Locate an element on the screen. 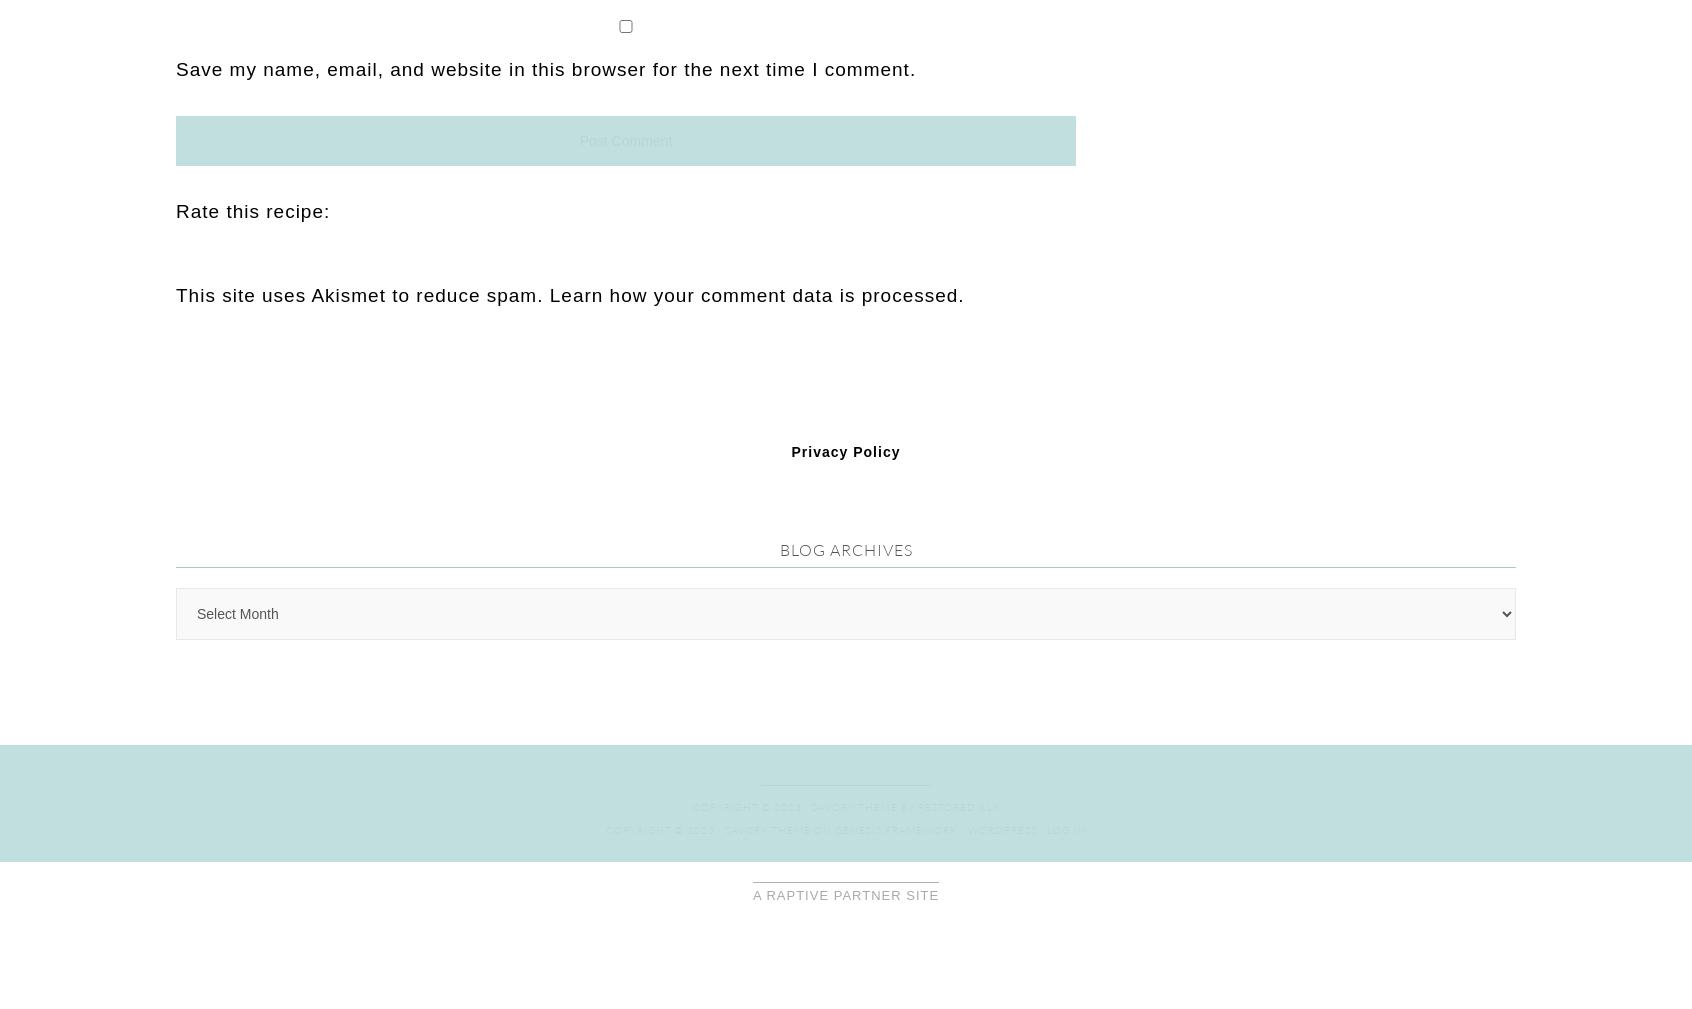 The height and width of the screenshot is (1009, 1692). 'Savory Theme' is located at coordinates (766, 382).